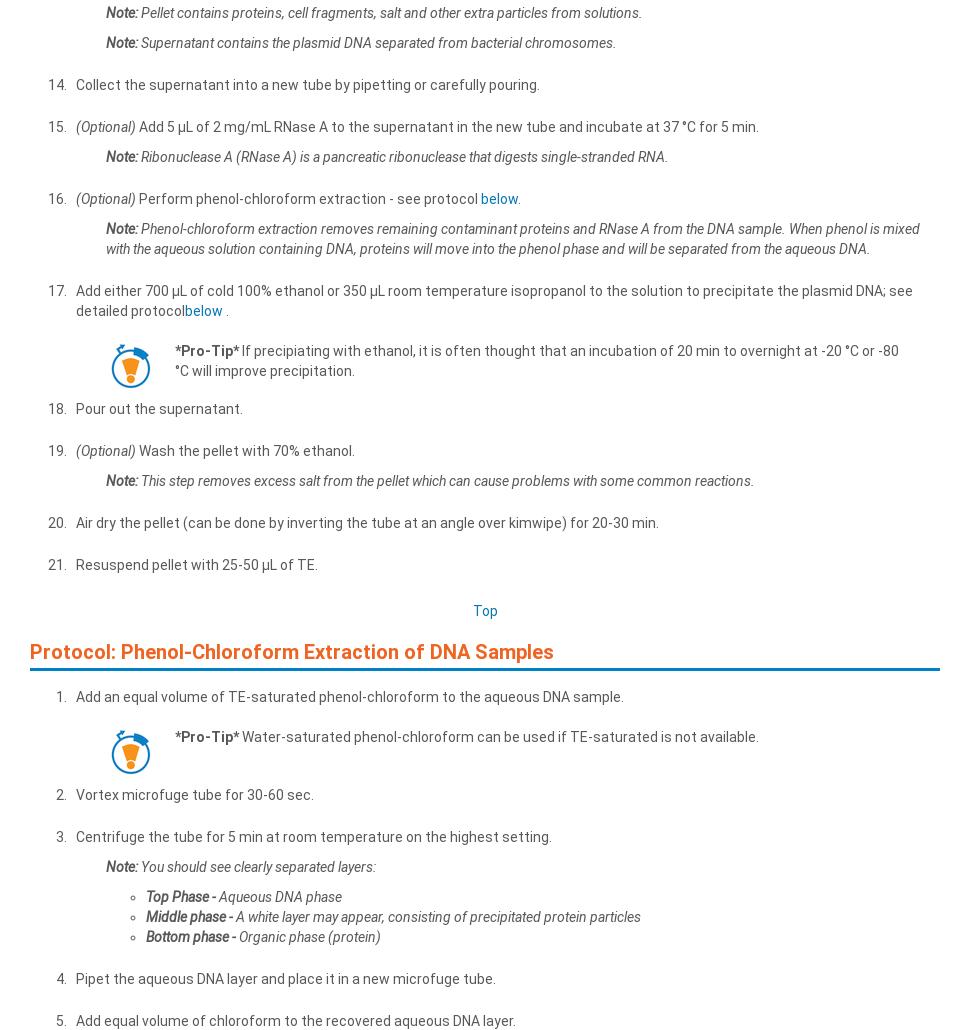 This screenshot has width=970, height=1030. I want to click on 'Water-saturated phenol-chloroform can be used if TE-saturated is not available.', so click(497, 736).